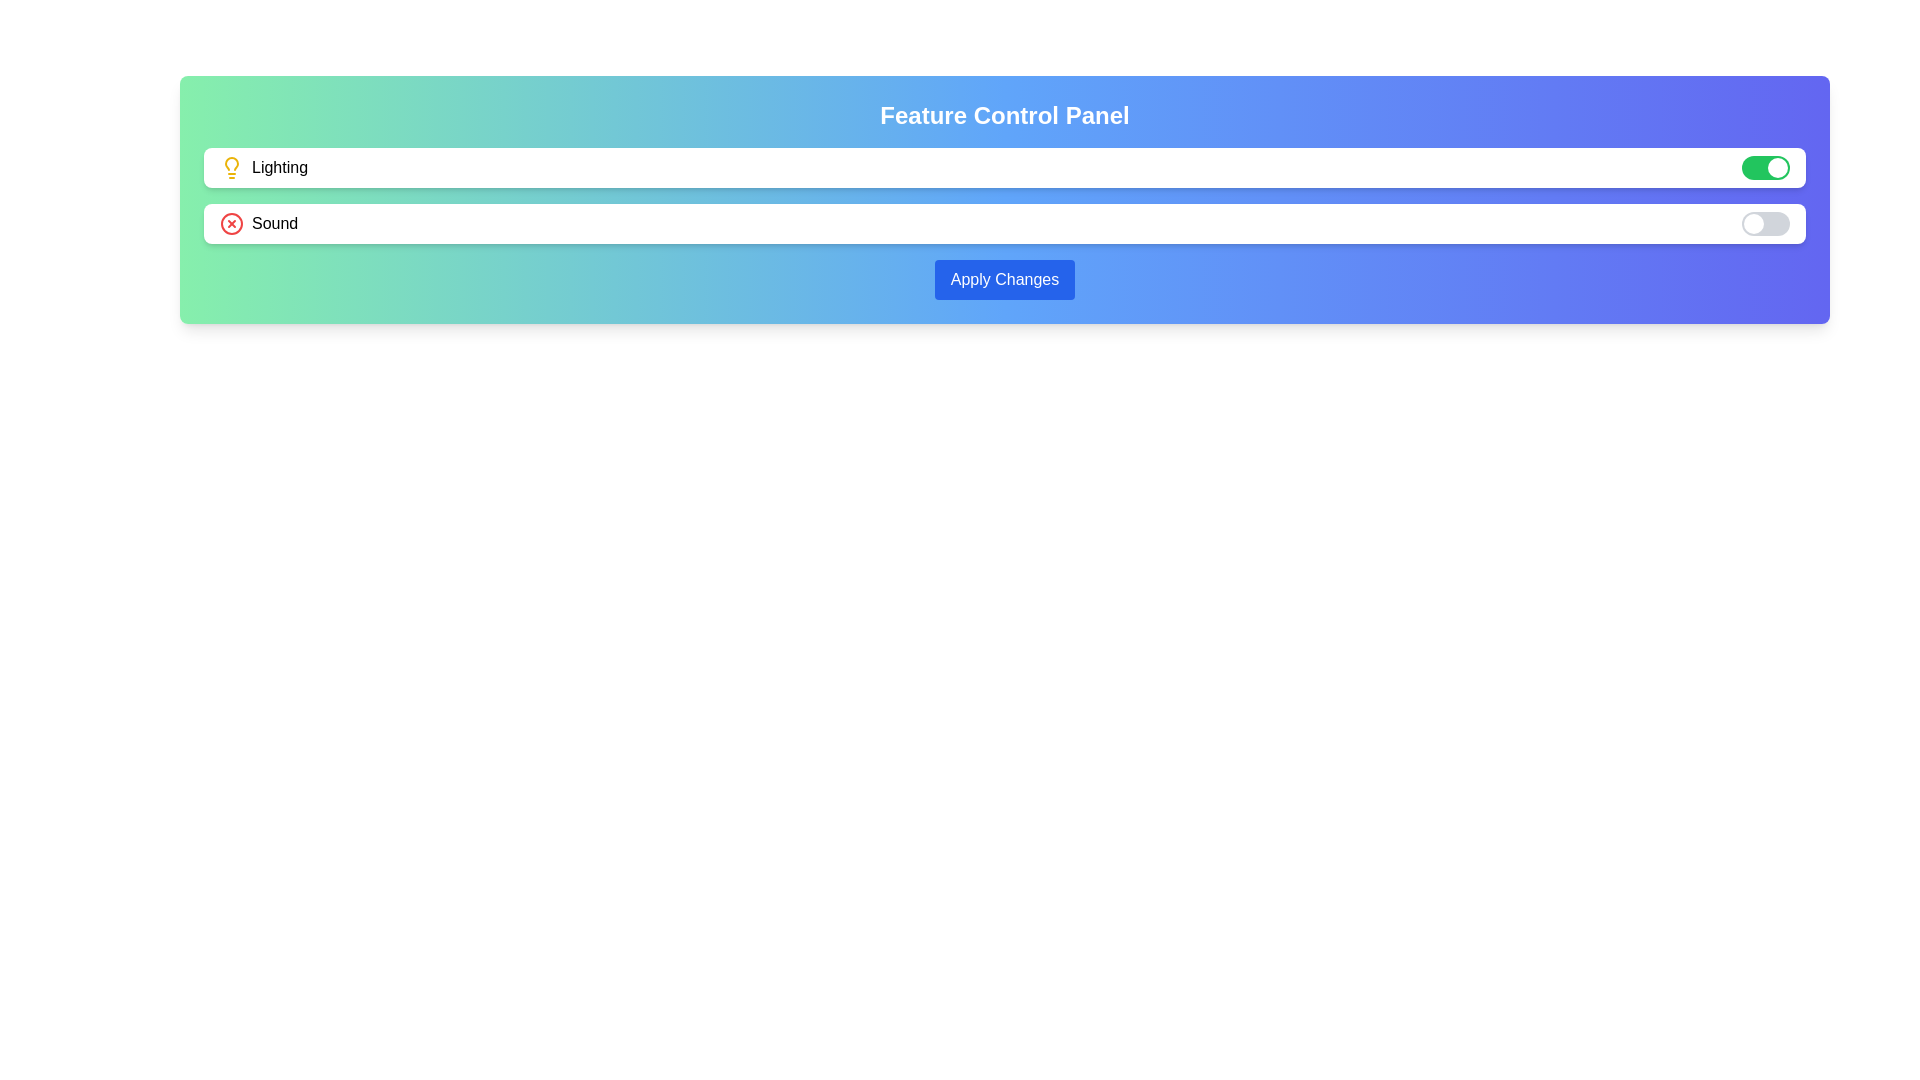  Describe the element at coordinates (1752, 223) in the screenshot. I see `the circular toggle indicator from the left edge of the toggle switch` at that location.